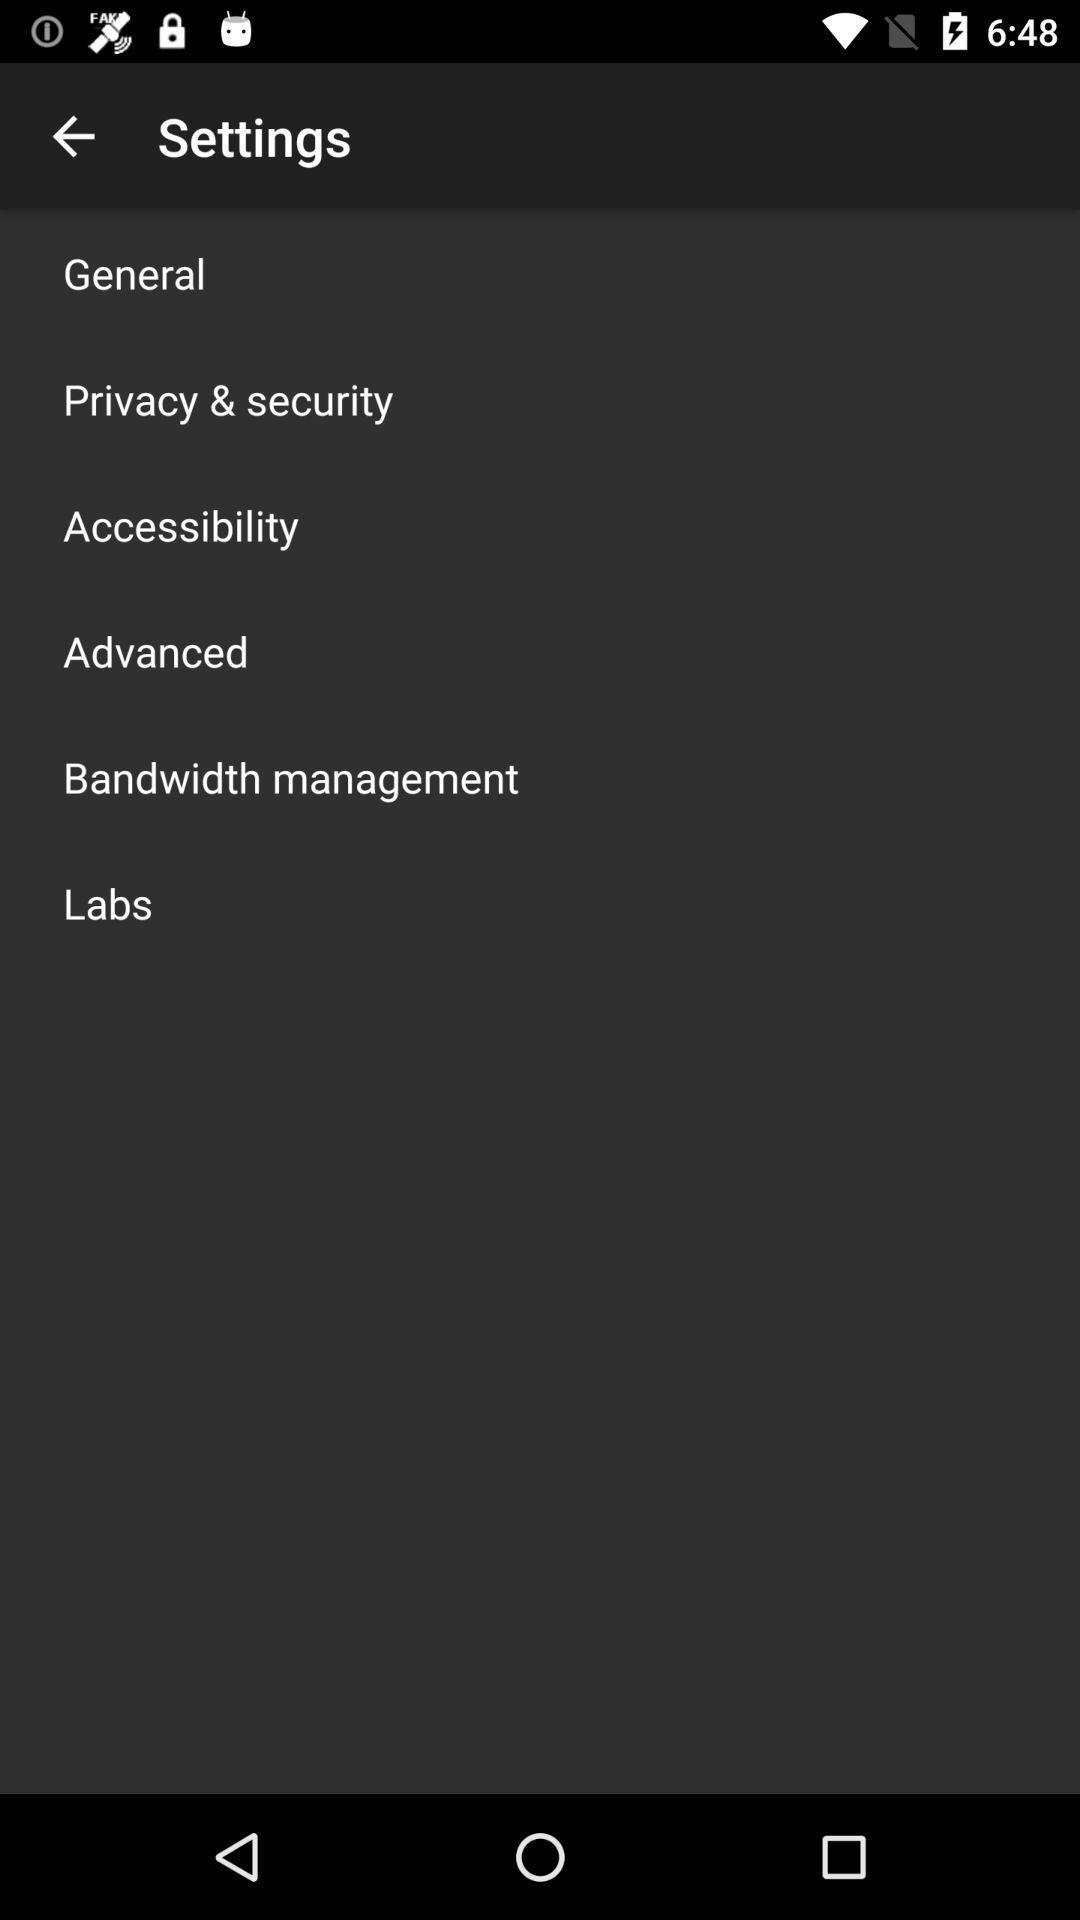 The height and width of the screenshot is (1920, 1080). What do you see at coordinates (227, 398) in the screenshot?
I see `privacy & security` at bounding box center [227, 398].